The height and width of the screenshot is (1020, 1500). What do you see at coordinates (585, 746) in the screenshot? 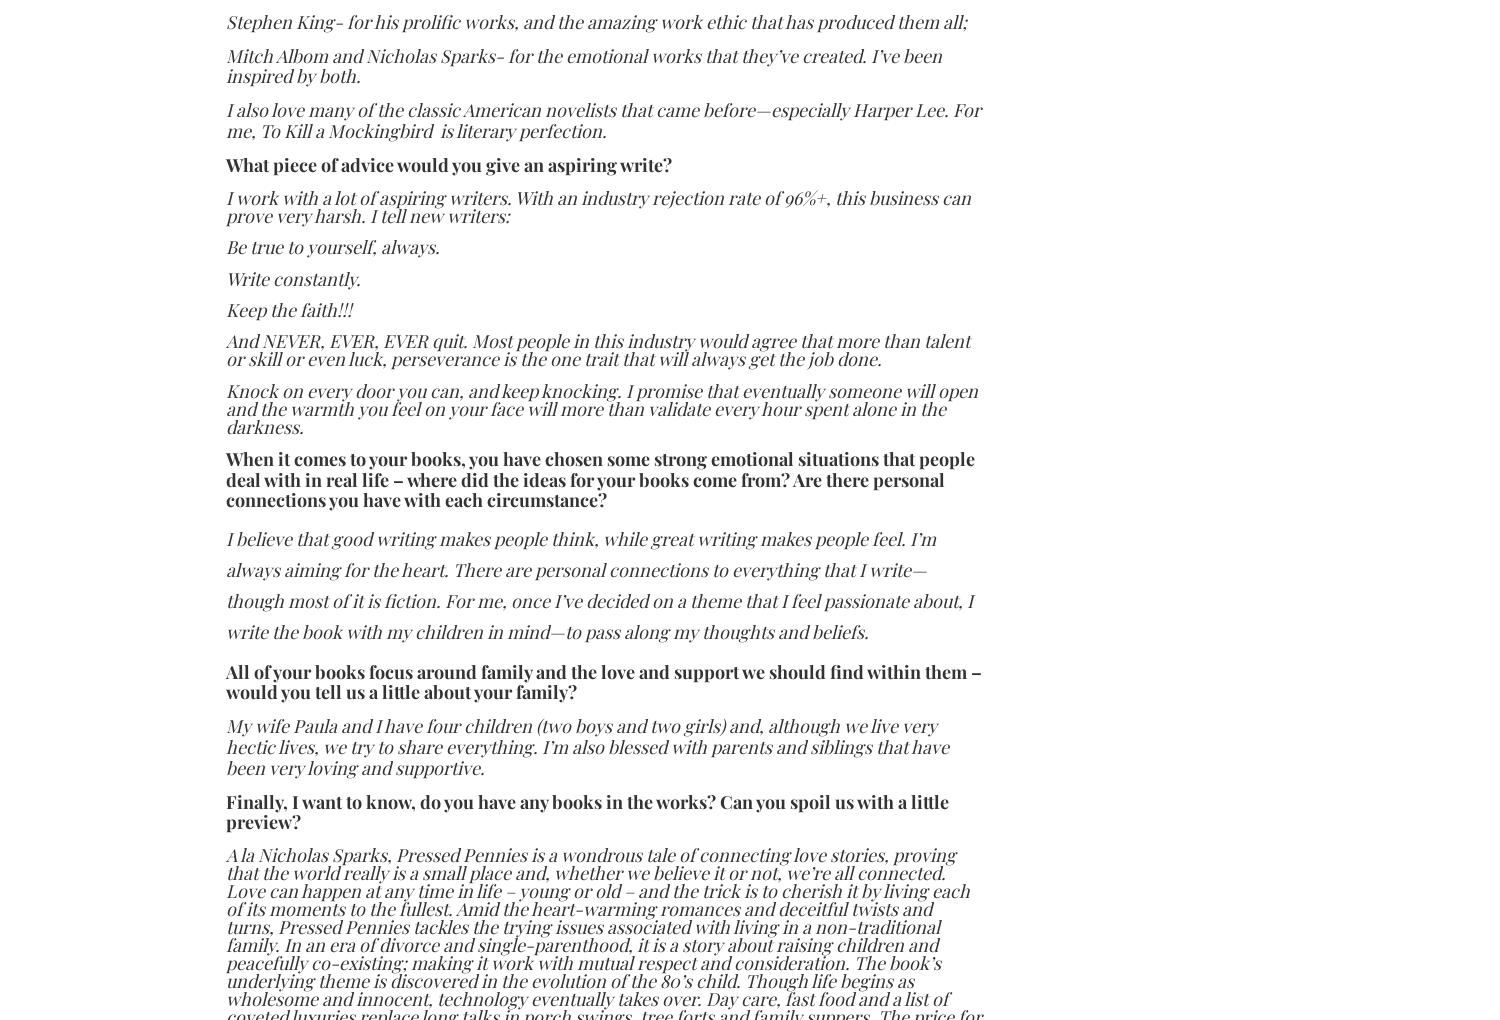
I see `'My wife Paula and I have four children (two boys and two girls) and, although we live very hectic lives, we try to share everything. I’m also blessed with parents and siblings that have been very loving and supportive.'` at bounding box center [585, 746].